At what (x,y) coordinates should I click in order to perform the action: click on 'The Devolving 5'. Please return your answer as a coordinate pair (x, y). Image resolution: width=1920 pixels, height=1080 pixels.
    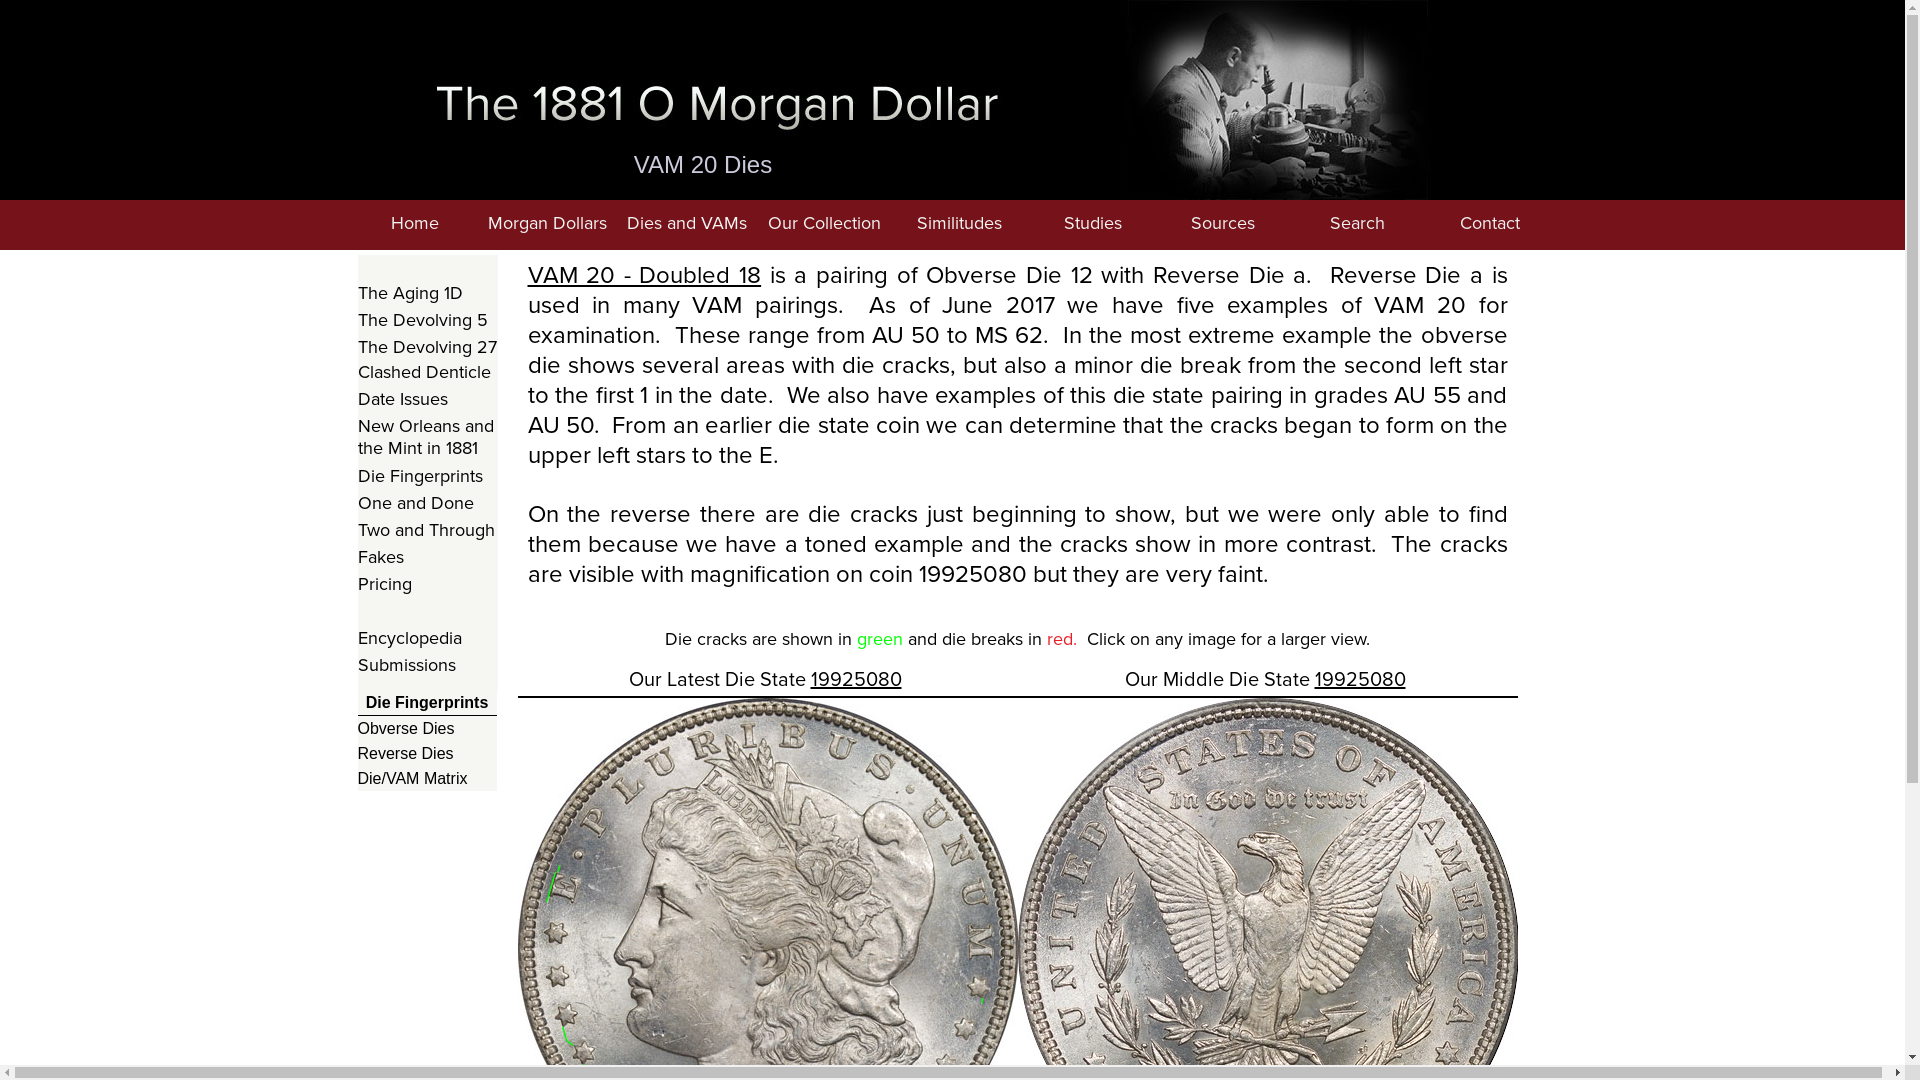
    Looking at the image, I should click on (426, 319).